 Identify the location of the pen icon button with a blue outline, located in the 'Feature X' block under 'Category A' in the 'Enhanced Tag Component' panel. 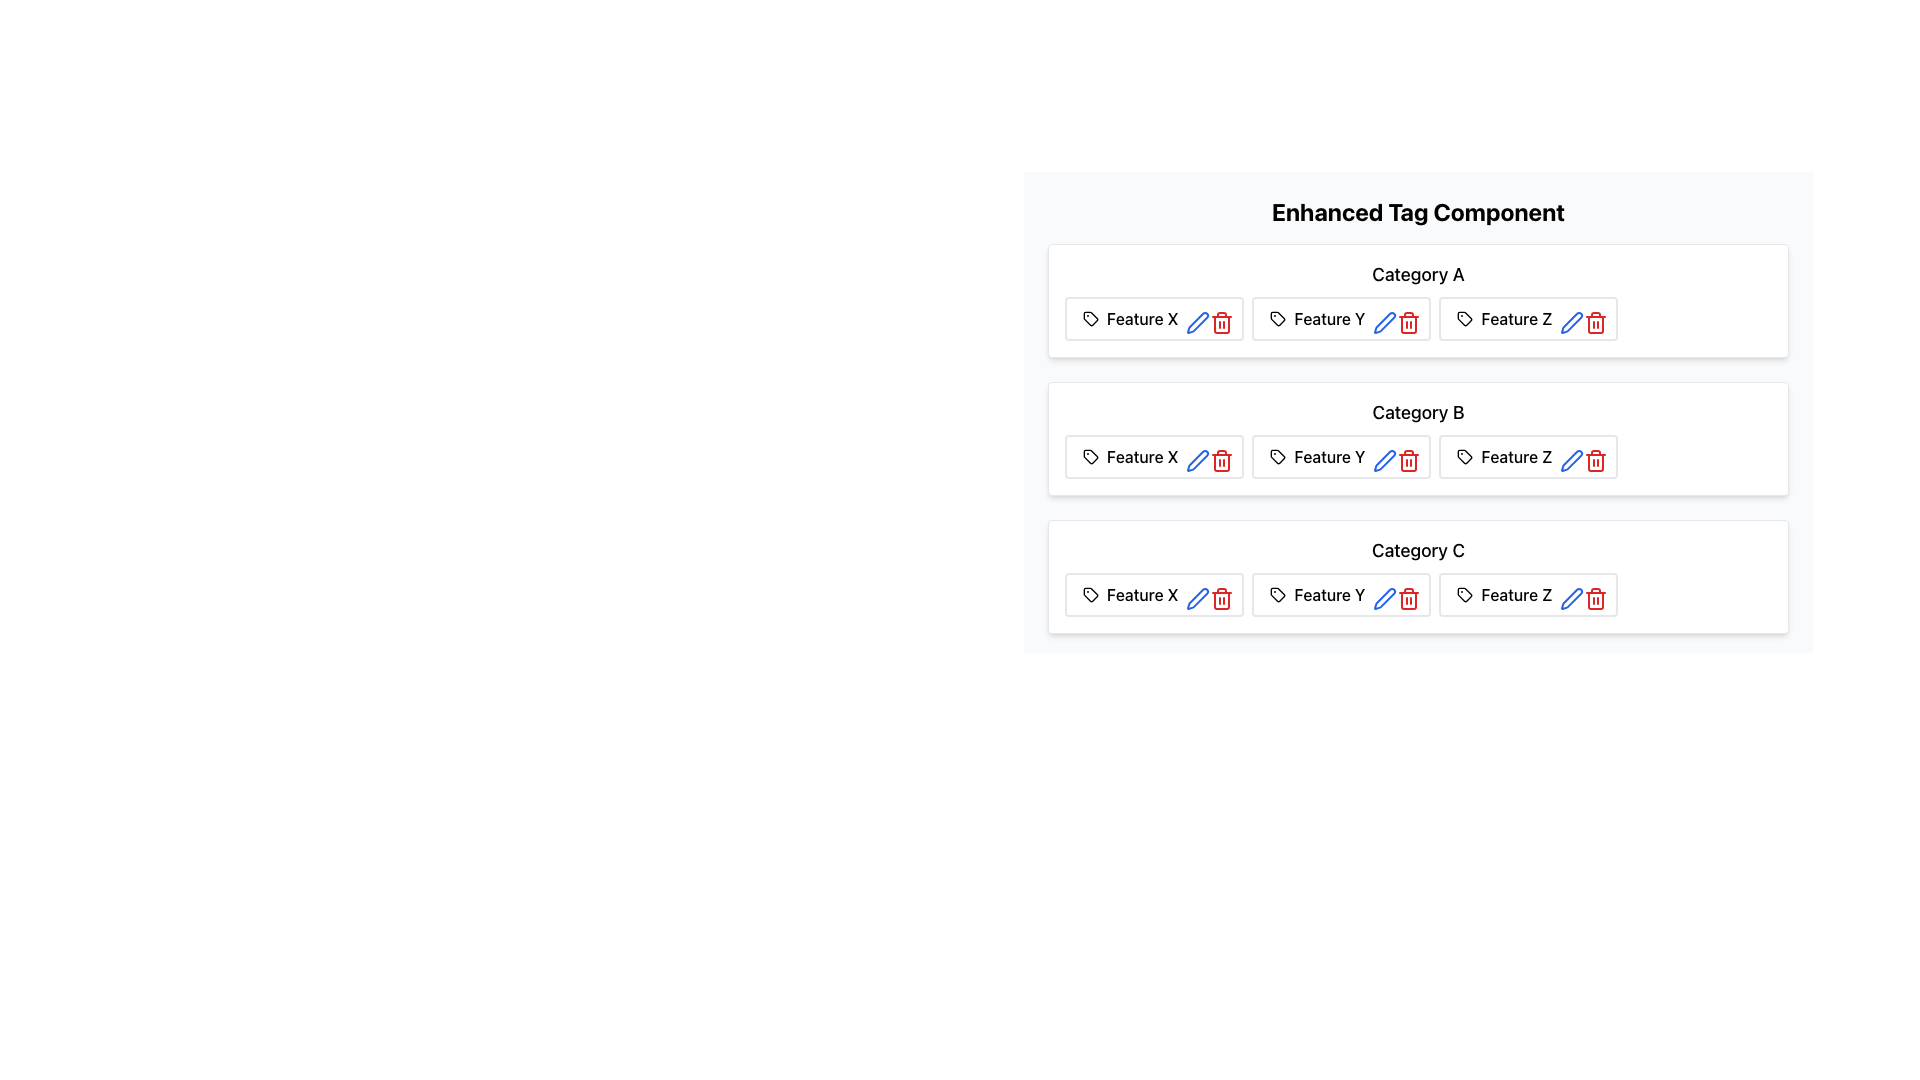
(1198, 322).